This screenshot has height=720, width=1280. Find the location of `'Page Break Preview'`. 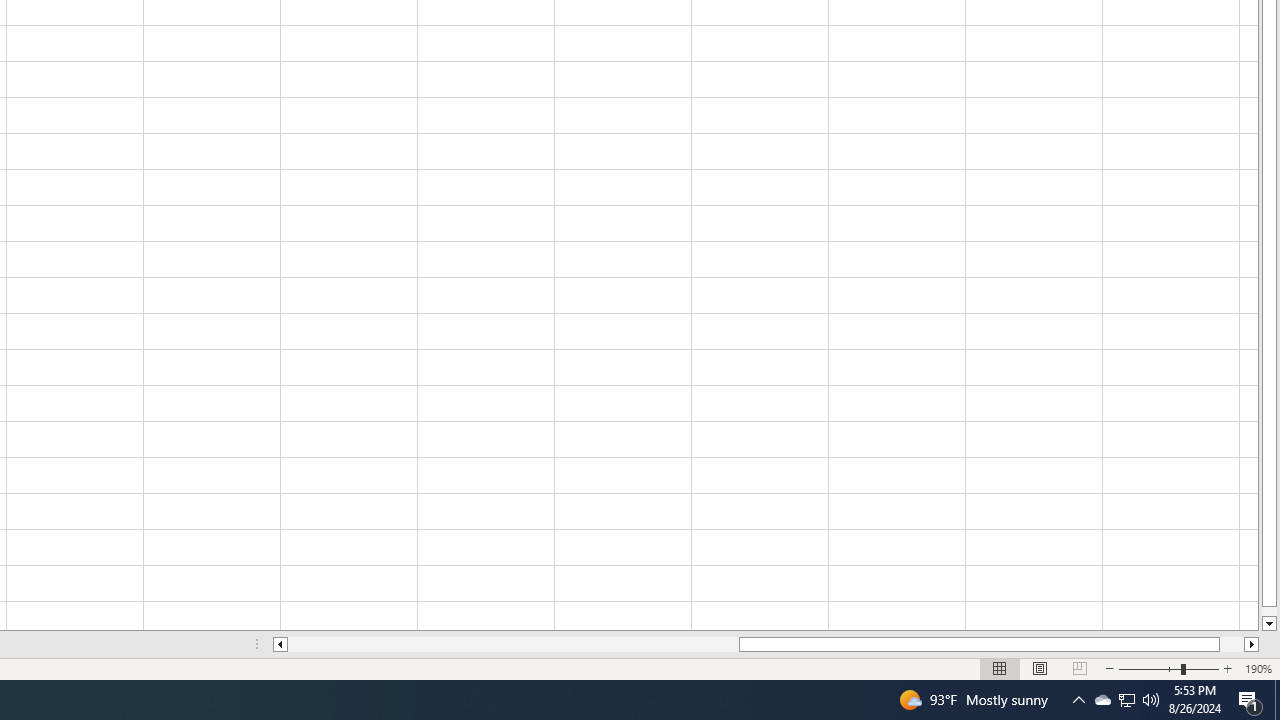

'Page Break Preview' is located at coordinates (1078, 669).